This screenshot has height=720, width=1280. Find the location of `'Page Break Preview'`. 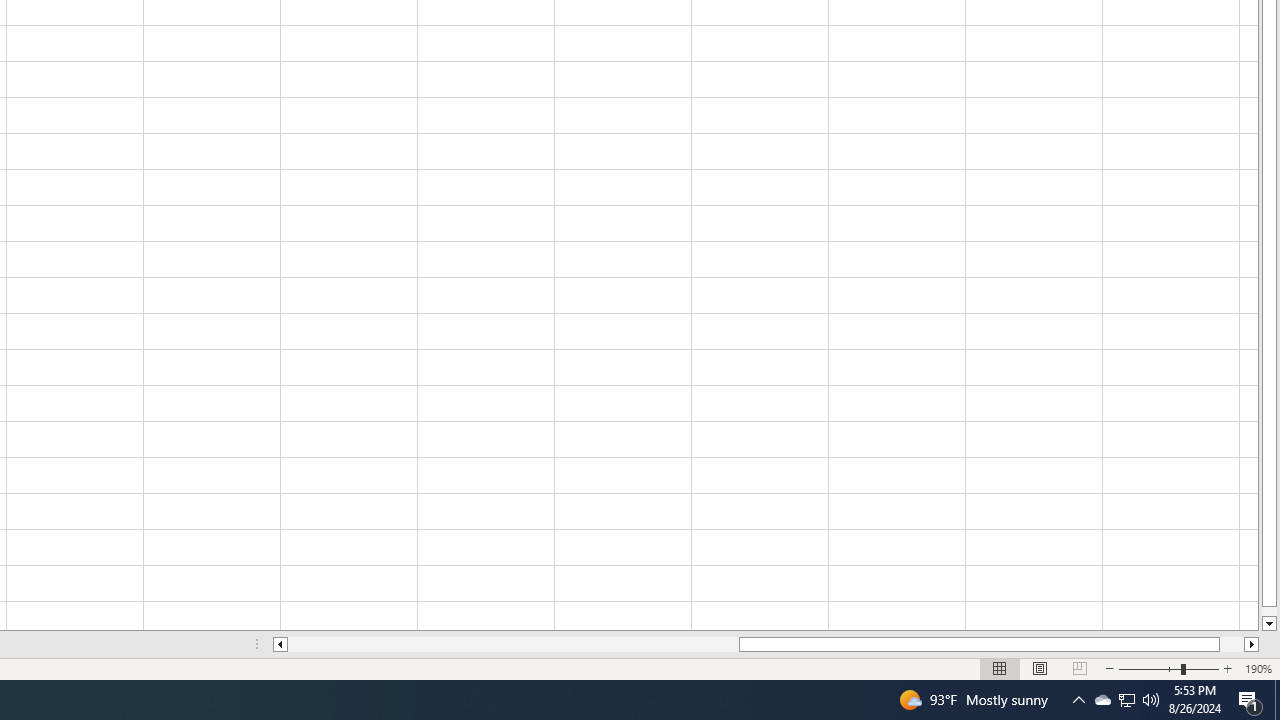

'Page Break Preview' is located at coordinates (1078, 669).